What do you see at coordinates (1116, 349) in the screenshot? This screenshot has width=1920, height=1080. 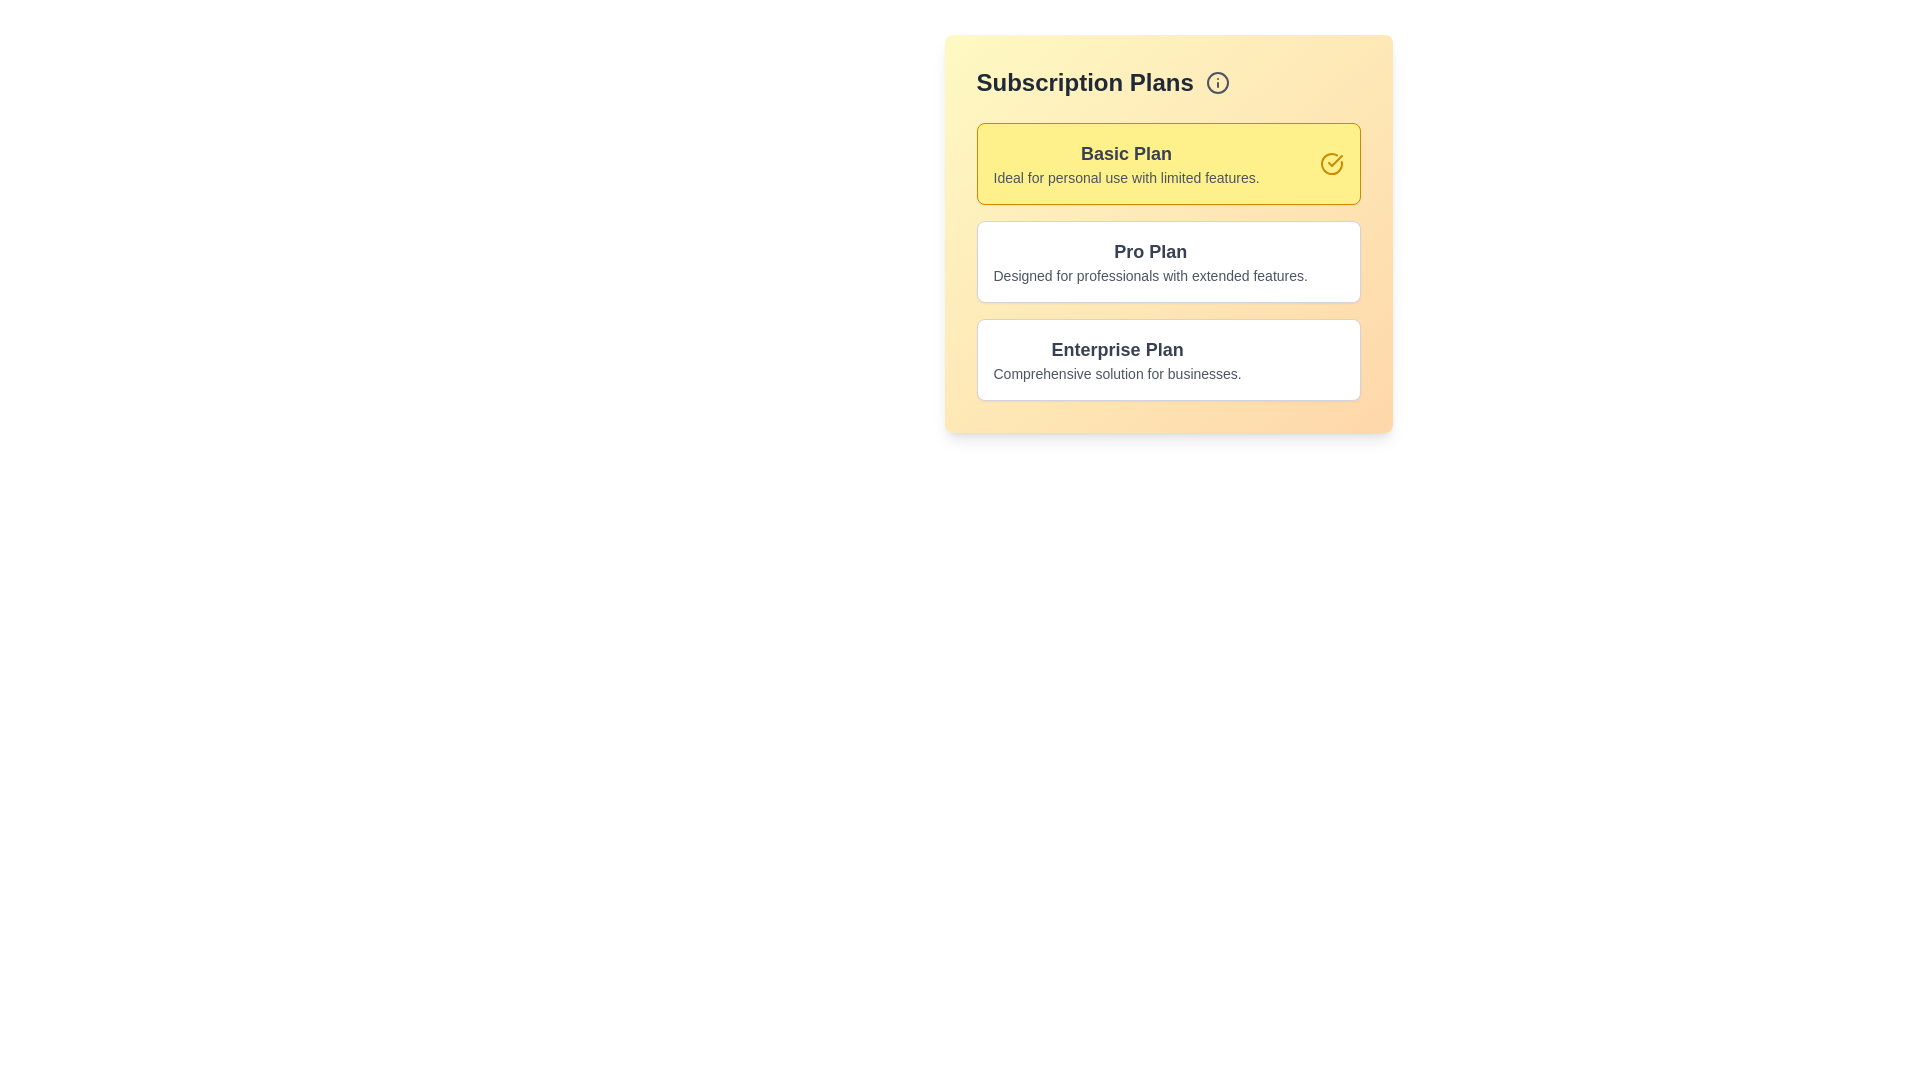 I see `the 'Enterprise Plan' text label, which is located in the third box of vertically stacked subscription plans, positioned below the 'Pro Plan' and above a descriptive text` at bounding box center [1116, 349].